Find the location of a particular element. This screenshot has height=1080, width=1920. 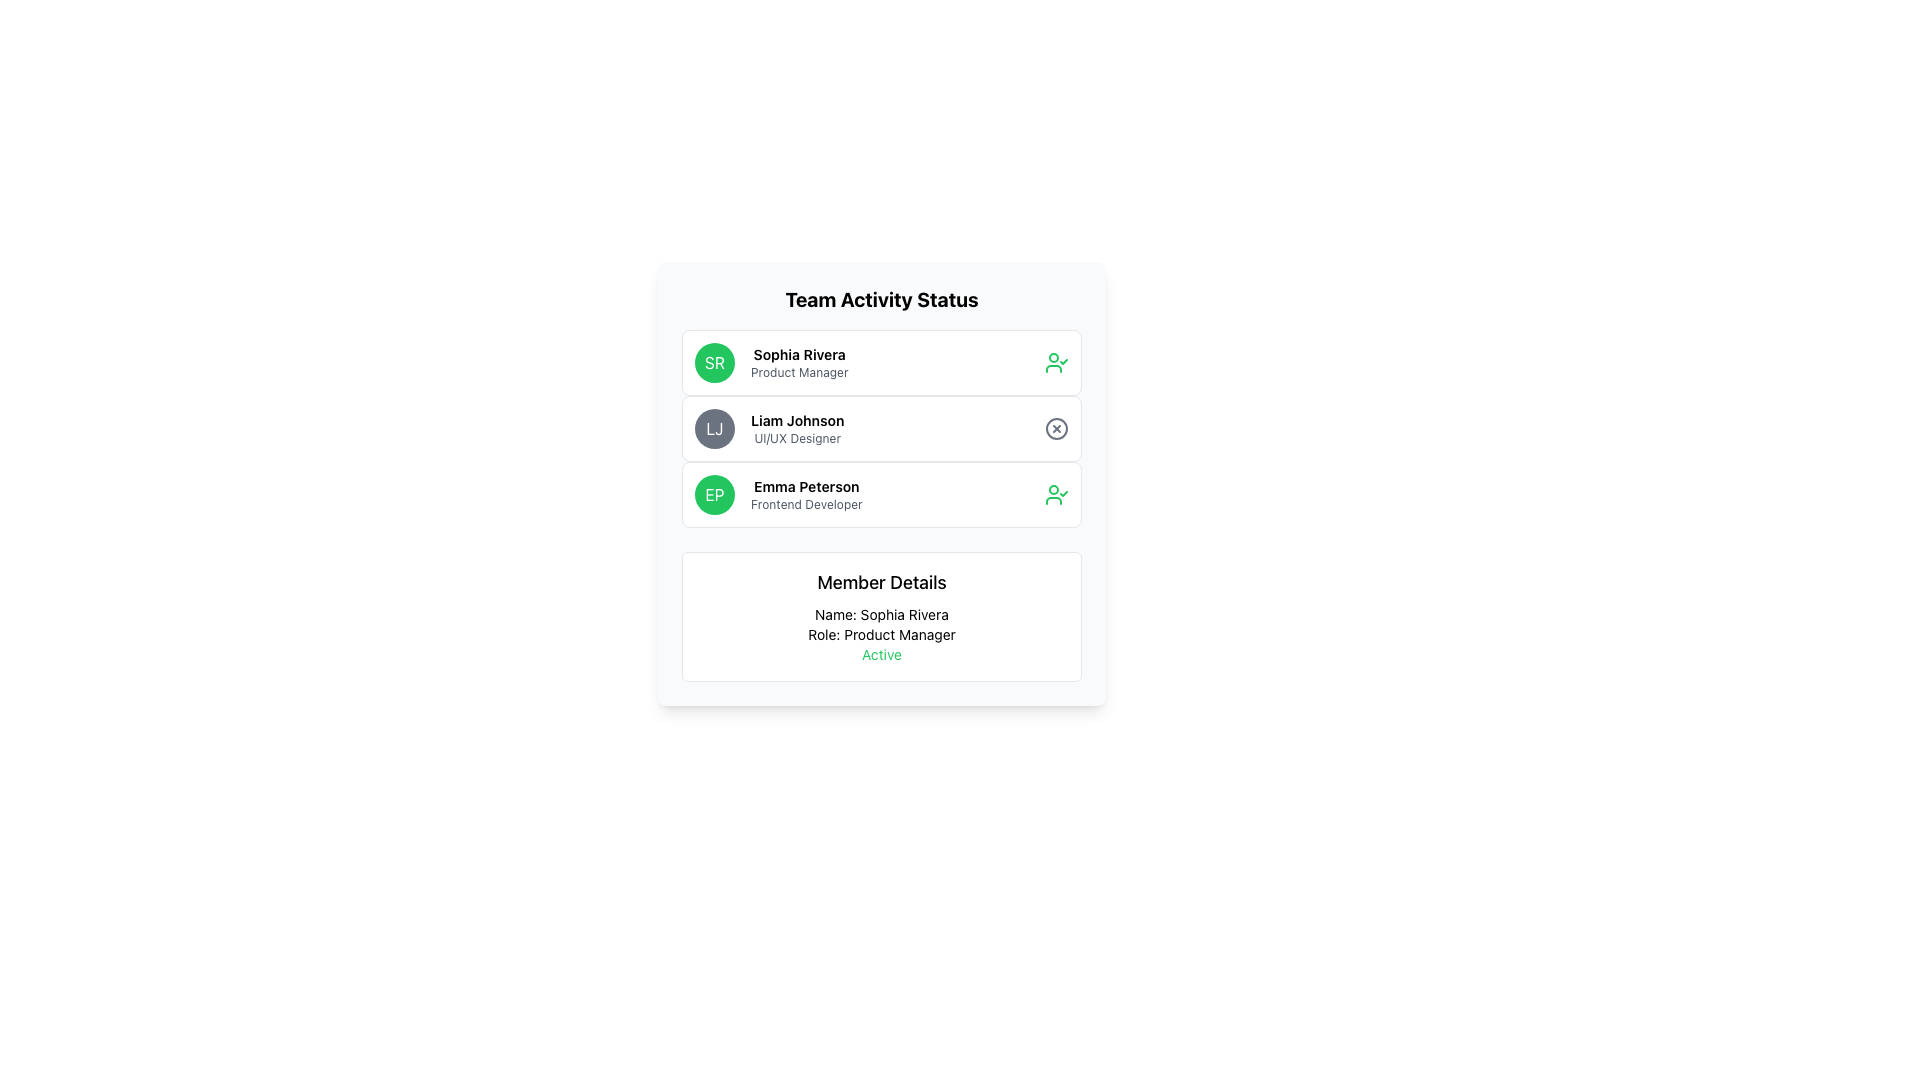

the 'Active' text label, which is styled in a small font size and green color, located at the bottom of the 'Member Details' section directly below 'Role: Product Manager' is located at coordinates (881, 655).